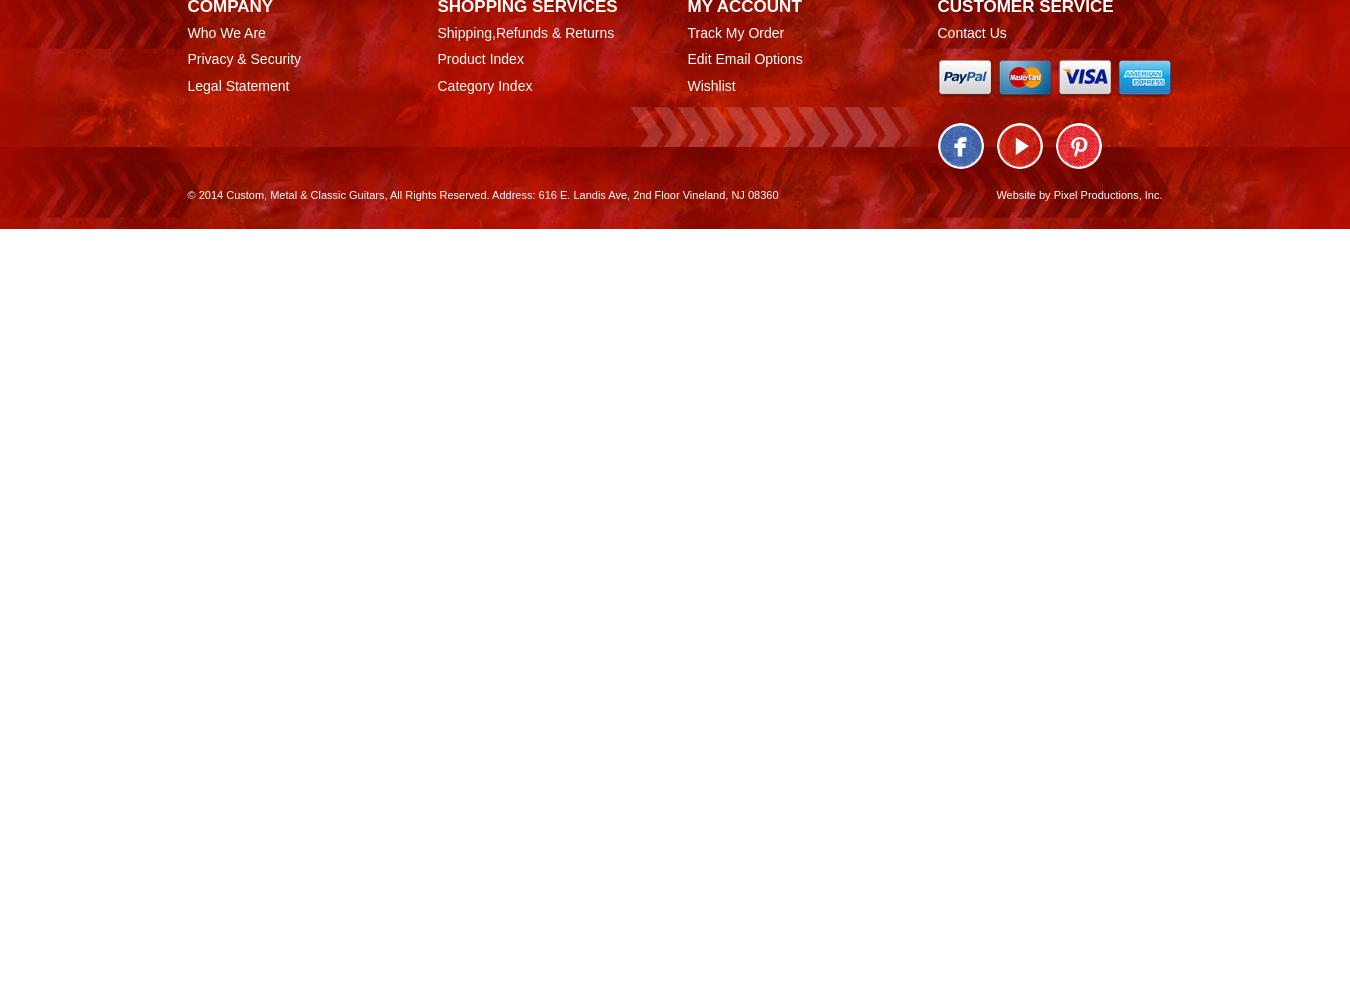 Image resolution: width=1350 pixels, height=1000 pixels. What do you see at coordinates (481, 194) in the screenshot?
I see `'© 2014 Custom, Metal & Classic Guitars, All Rights Reserved.     Address: 616 E. Landis Ave, 2nd Floor Vineland, NJ 08360'` at bounding box center [481, 194].